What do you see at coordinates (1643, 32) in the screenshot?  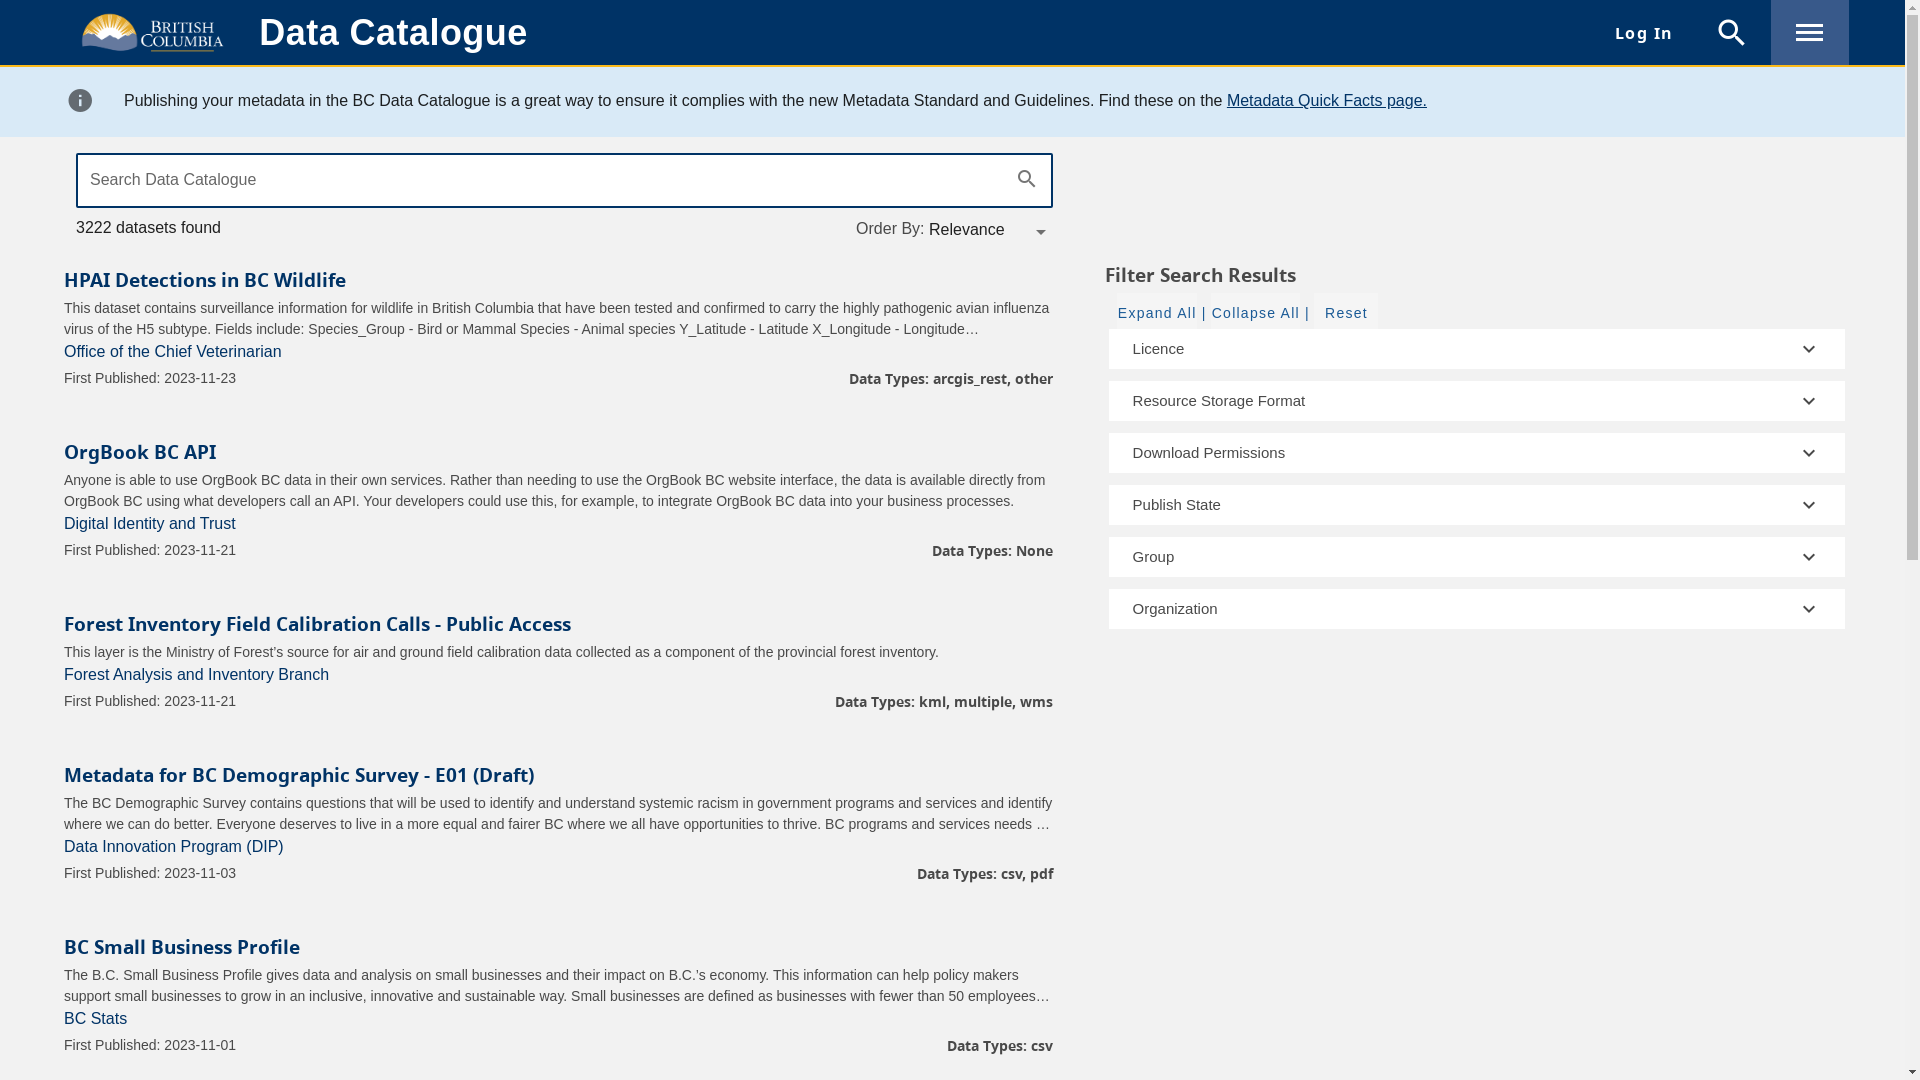 I see `'Log In'` at bounding box center [1643, 32].